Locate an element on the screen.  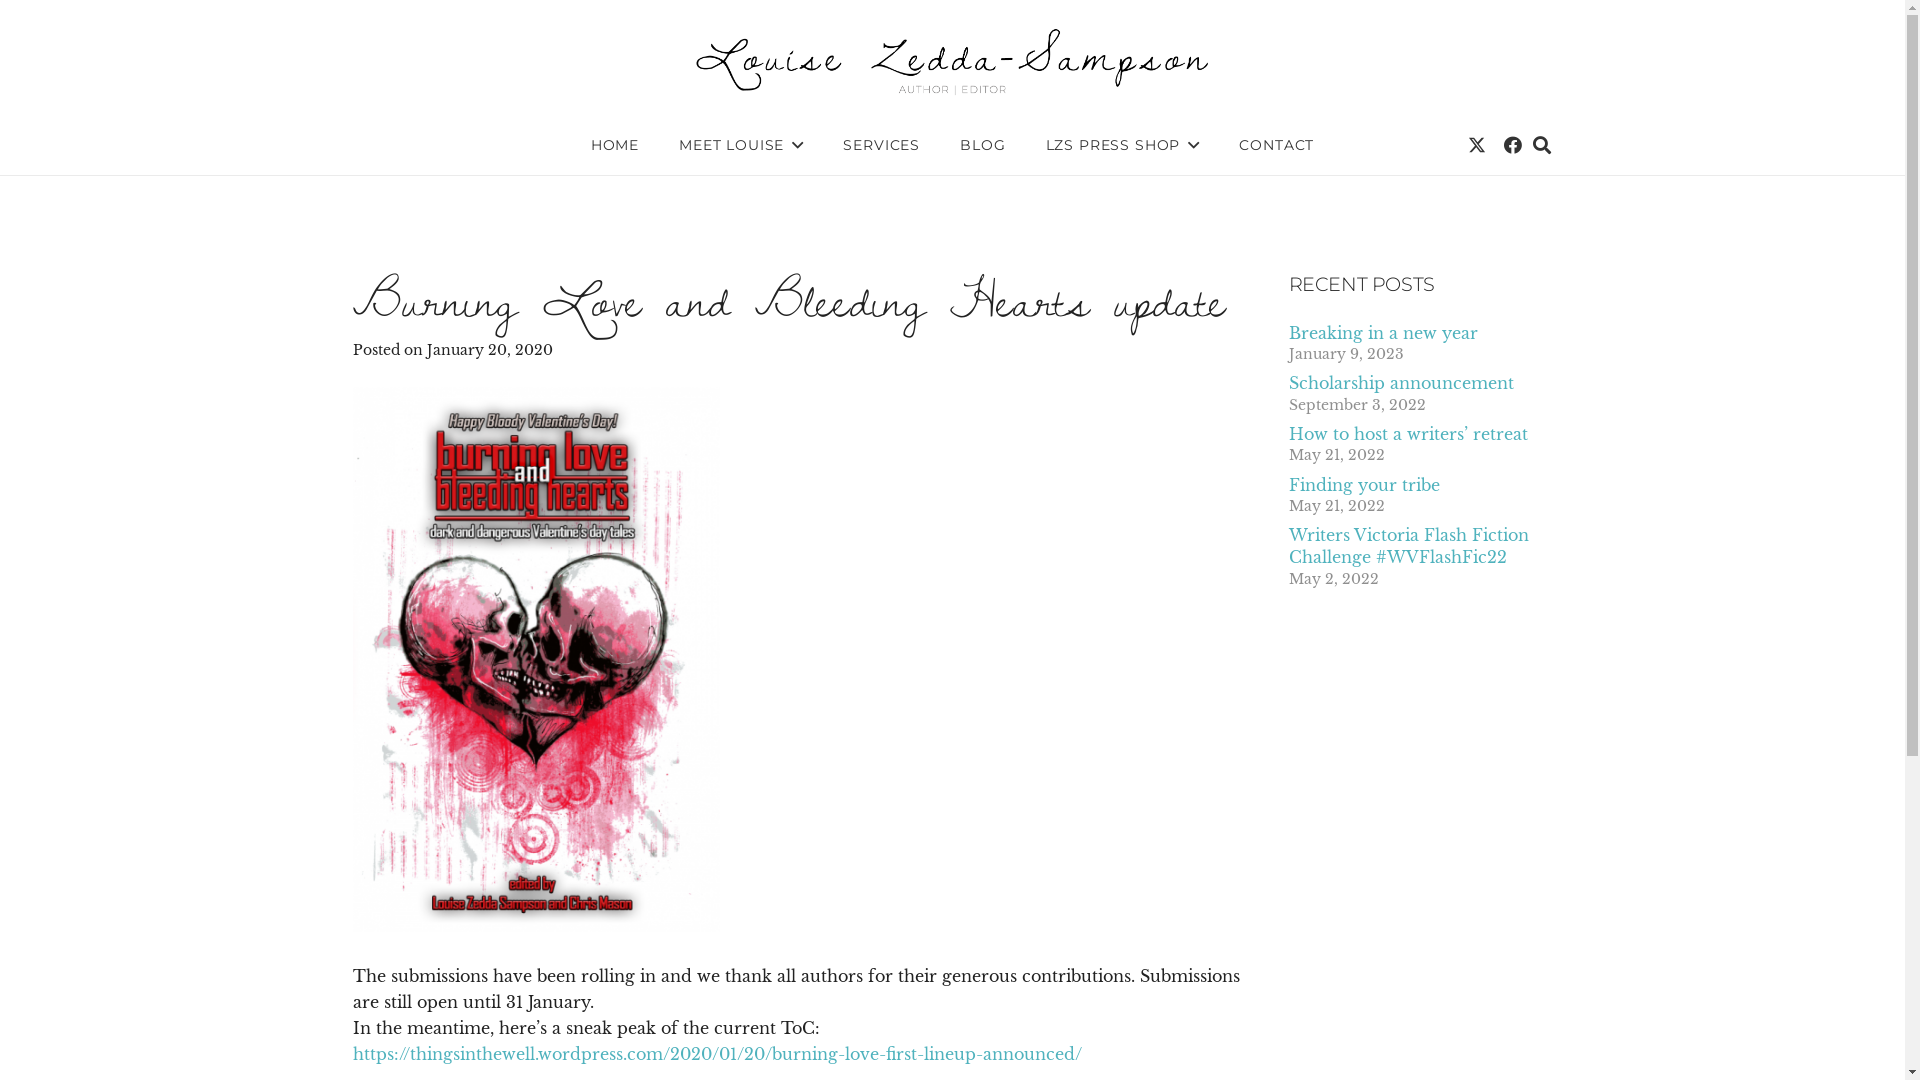
'MEET LOUISE' is located at coordinates (739, 144).